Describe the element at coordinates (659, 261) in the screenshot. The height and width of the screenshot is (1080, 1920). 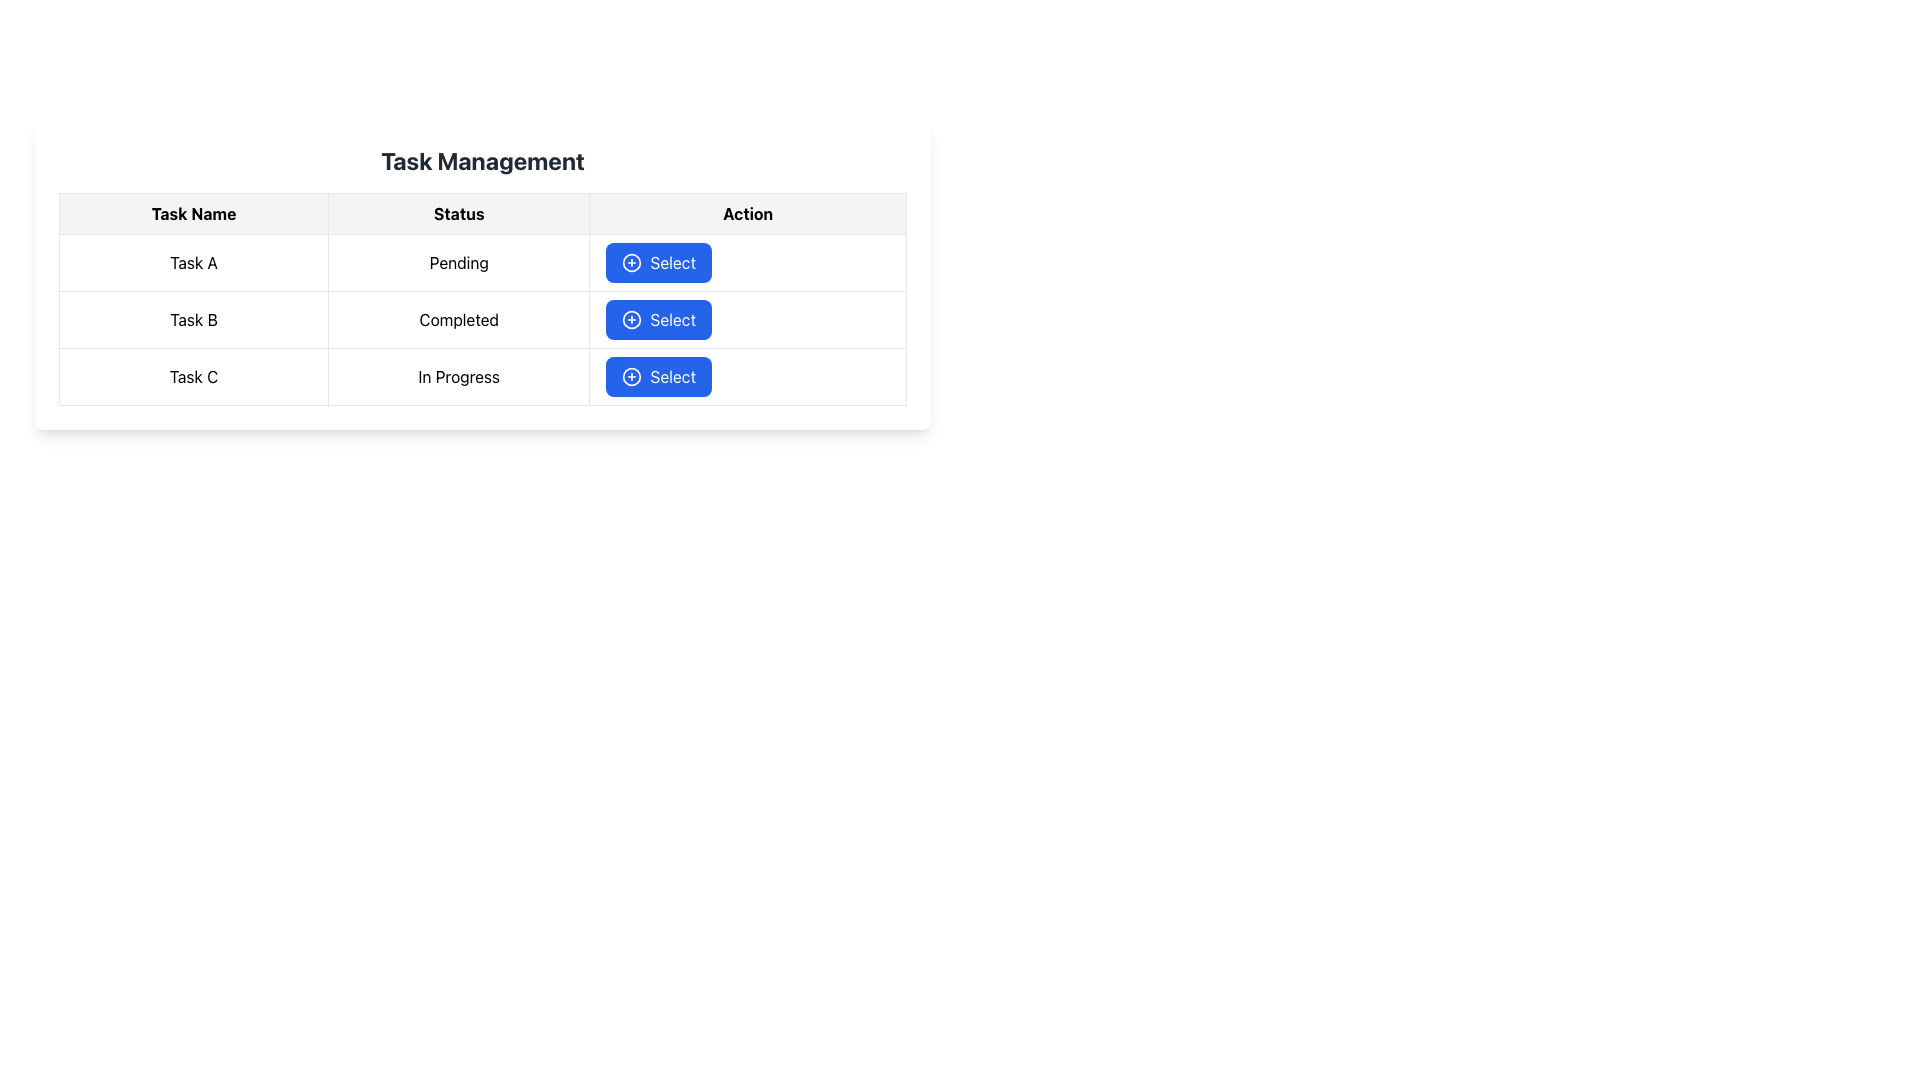
I see `the blue button with a plus sign icon and the text 'Select' in the first row of the 'Action' column in the 'Task Management' table` at that location.